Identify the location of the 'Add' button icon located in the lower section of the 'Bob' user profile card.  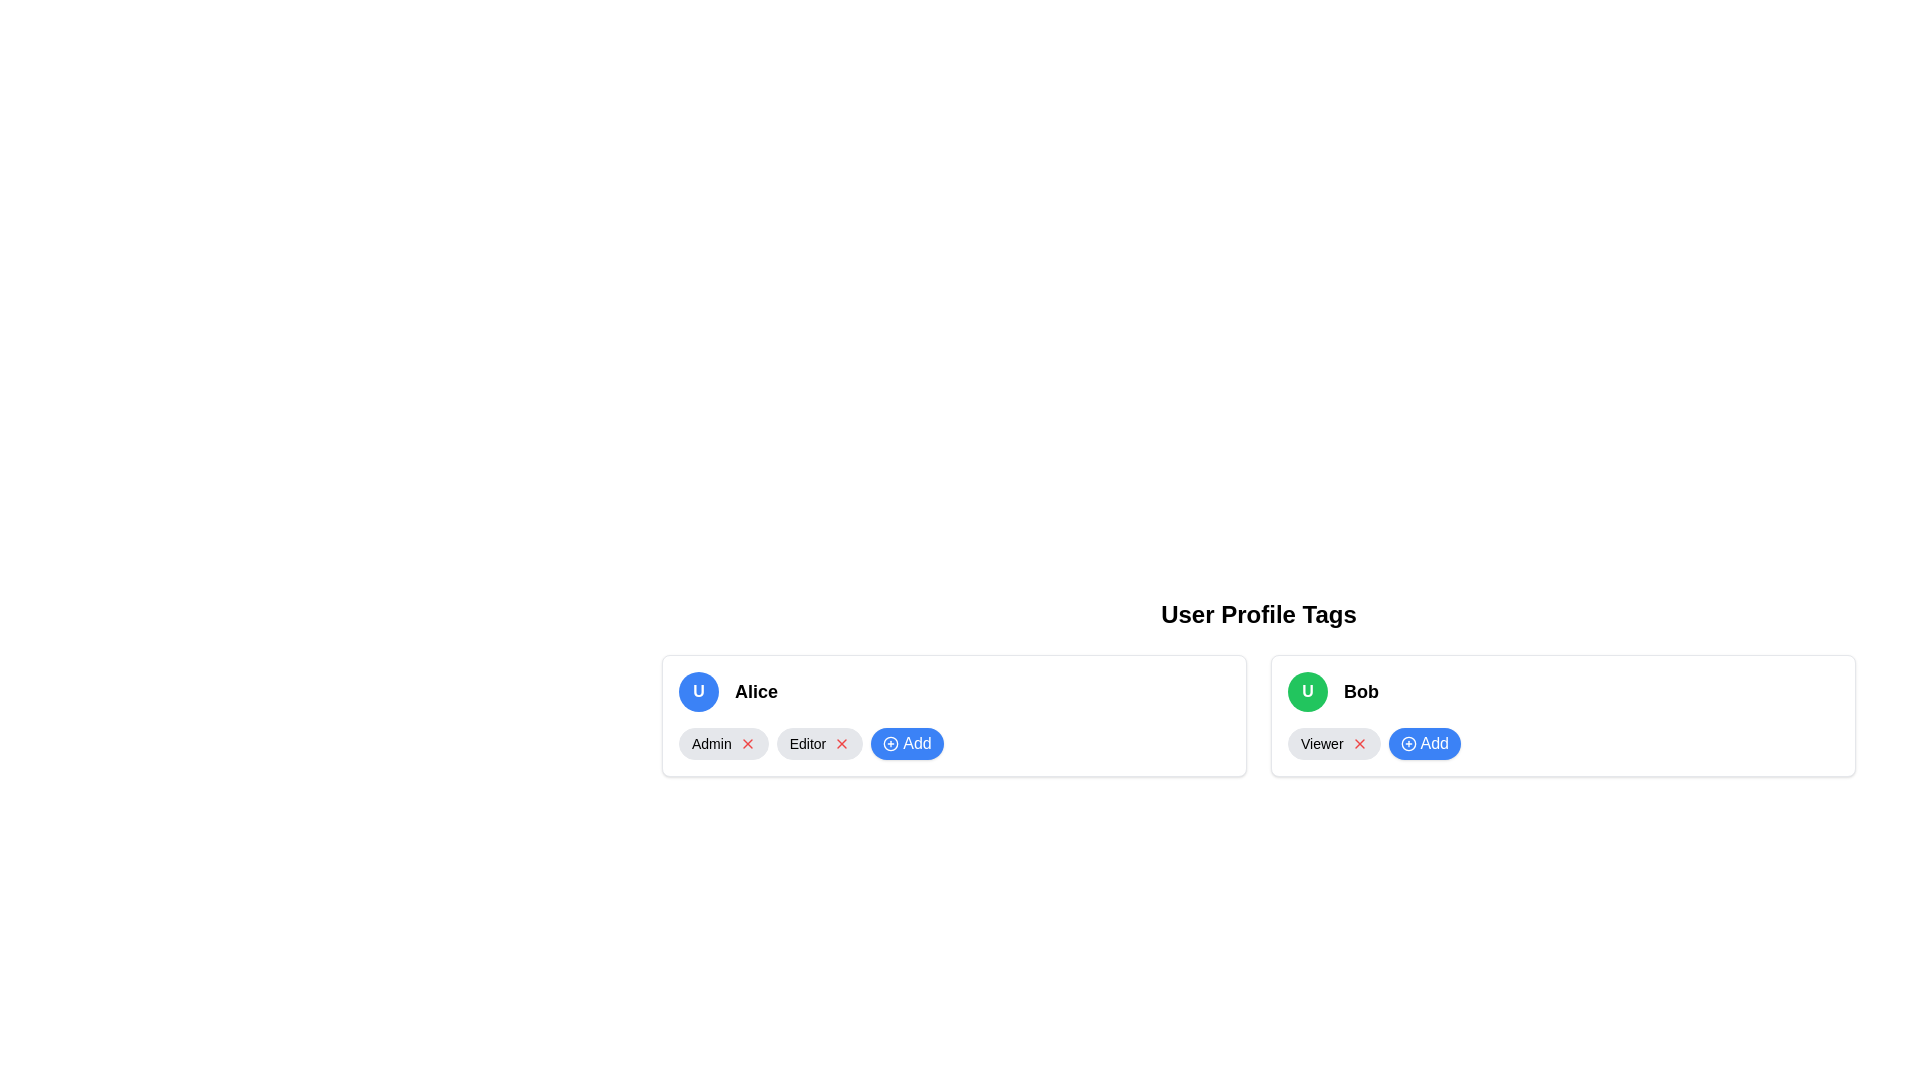
(1407, 744).